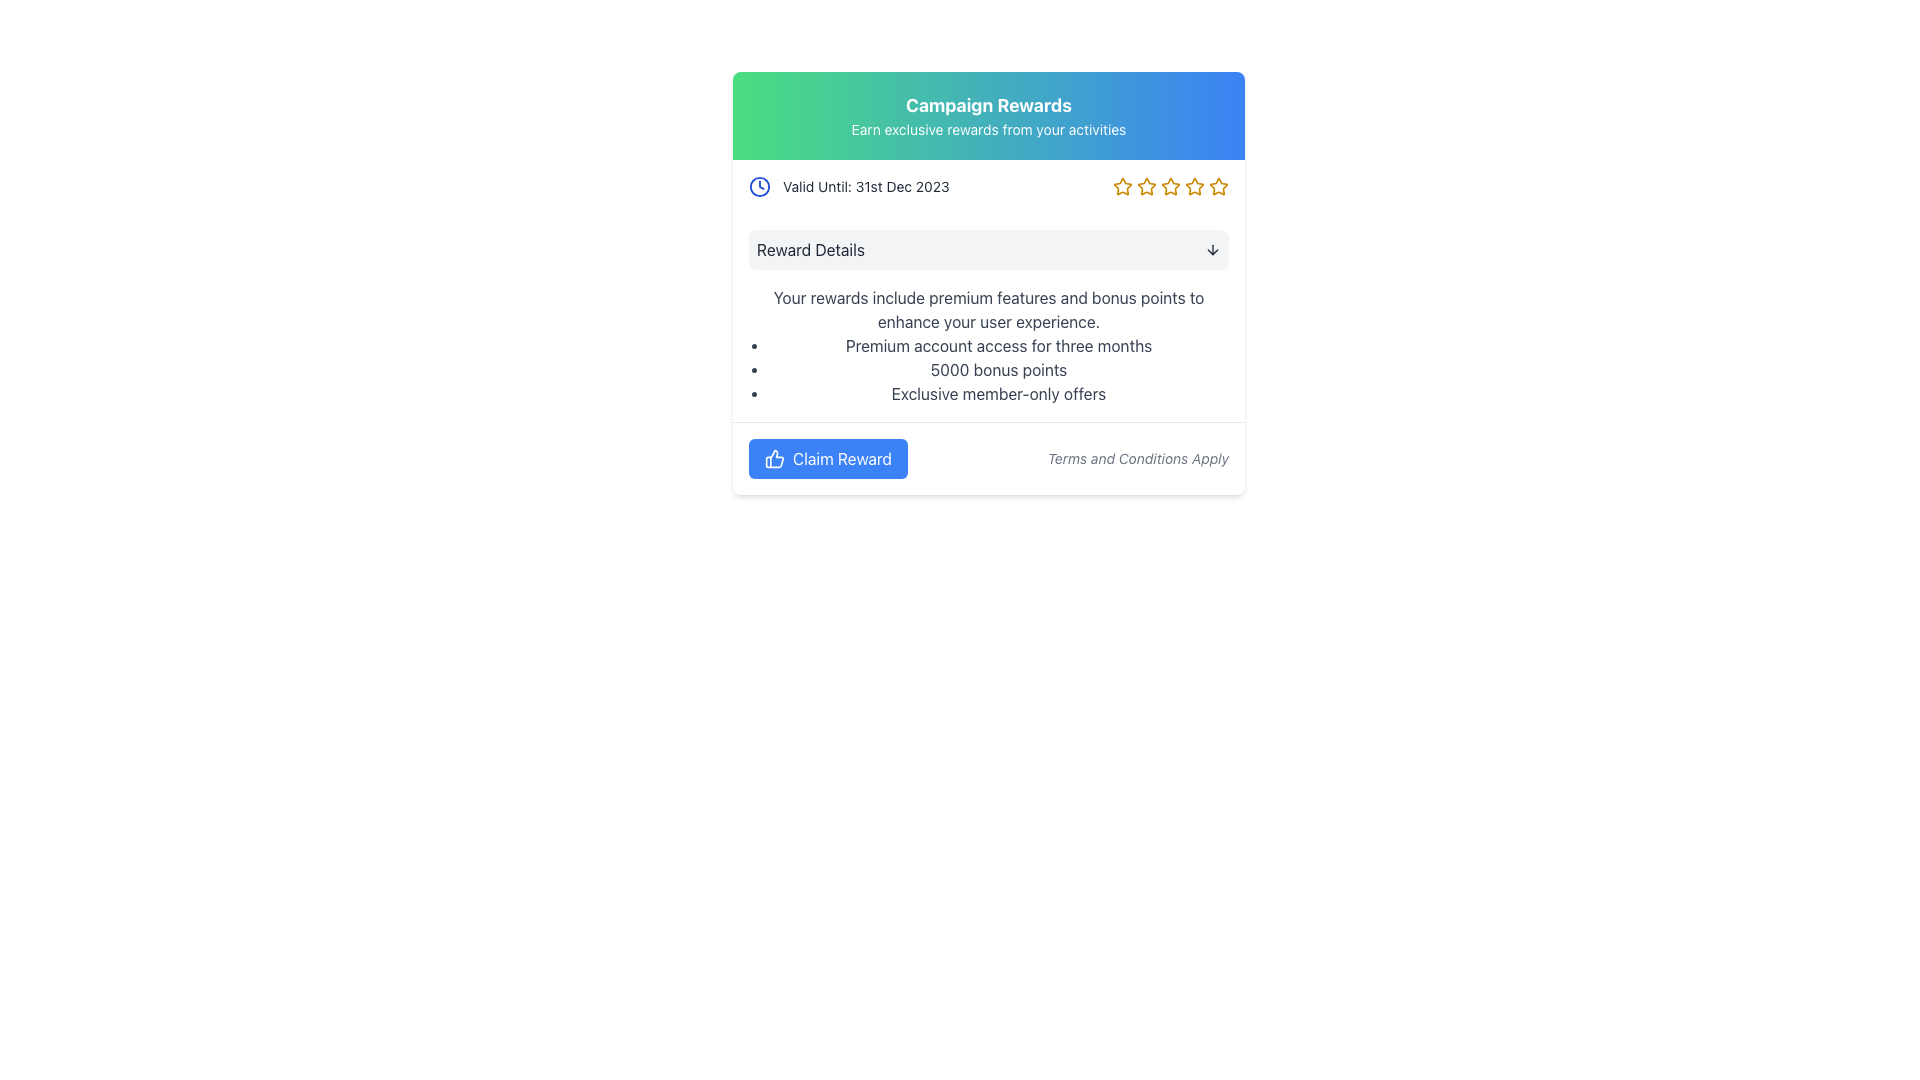 The height and width of the screenshot is (1080, 1920). I want to click on the static text displaying 'Exclusive member-only offers' to possibly see additional information, so click(998, 393).